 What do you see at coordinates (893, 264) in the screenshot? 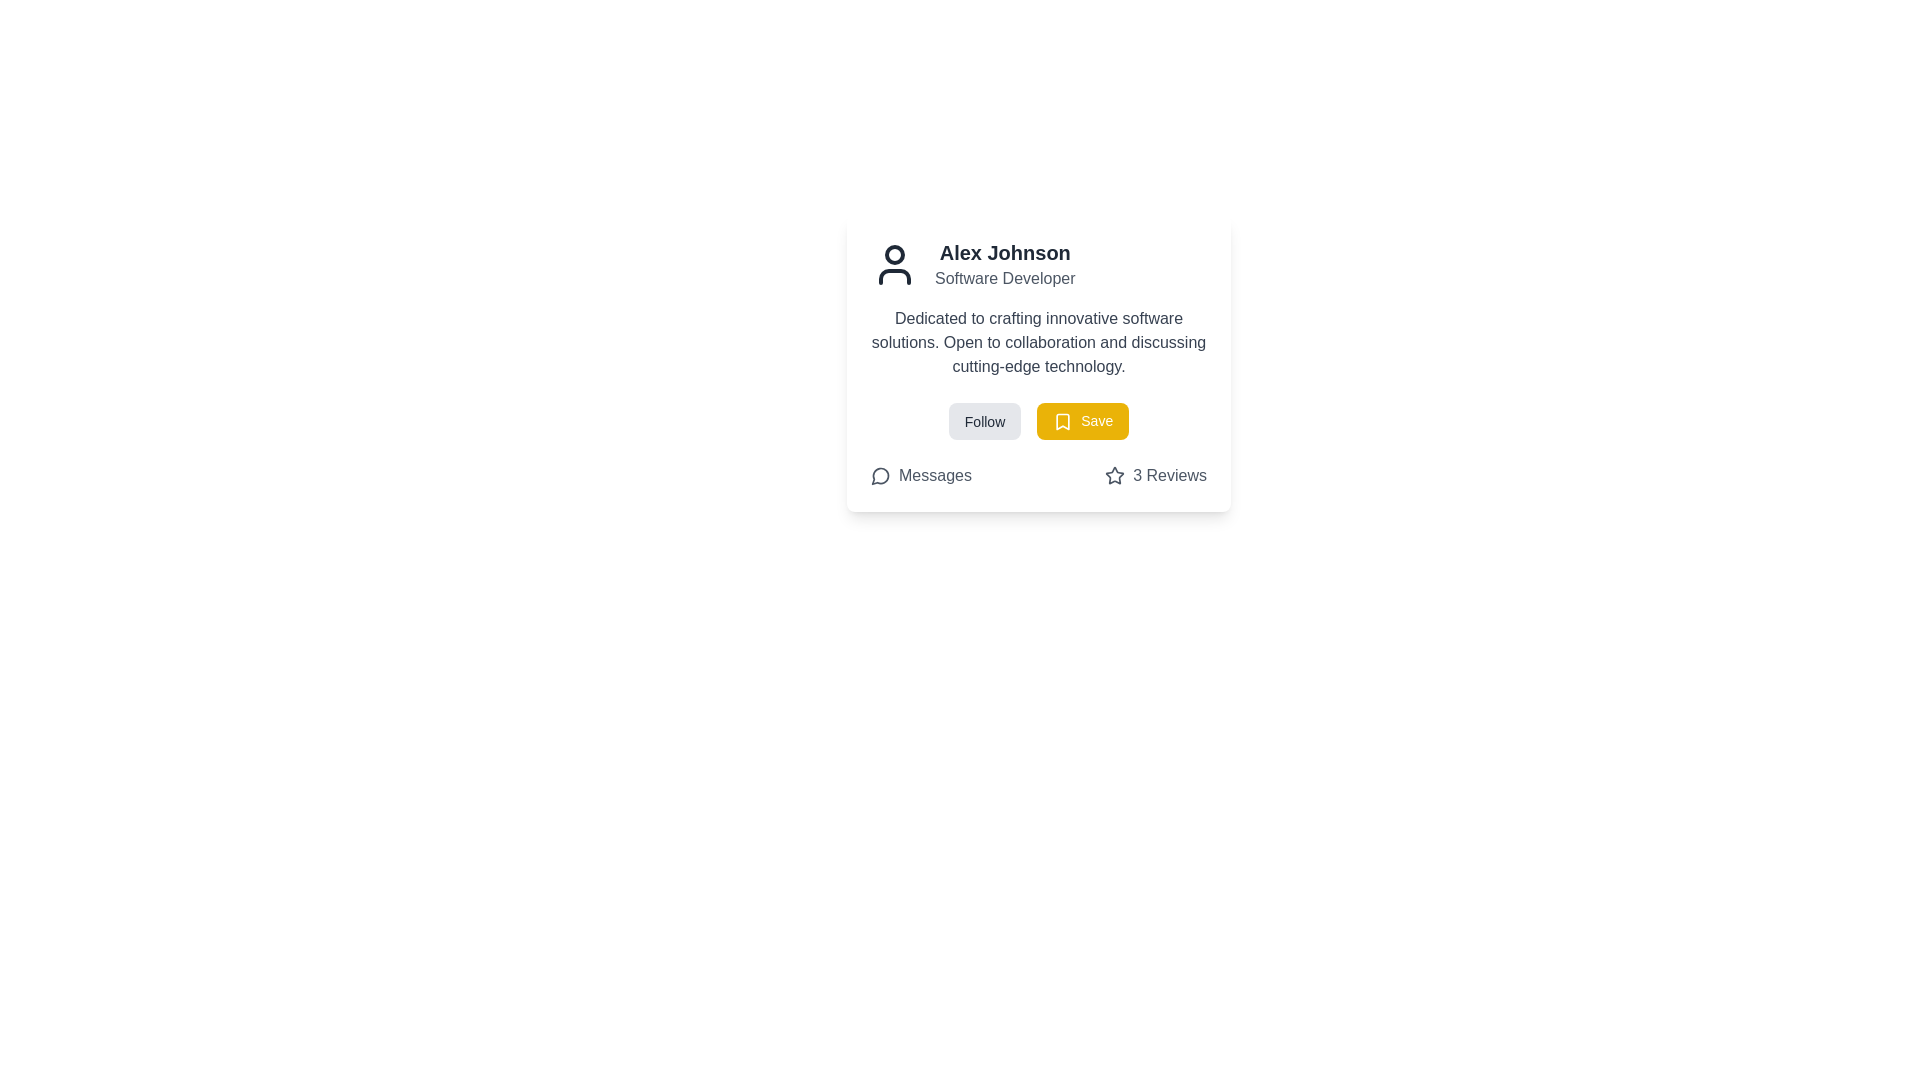
I see `the user profile icon, which is a stylized black head and shoulders outline located at the top left corner of the profile card next to 'Alex Johnson' and 'Software Developer'` at bounding box center [893, 264].